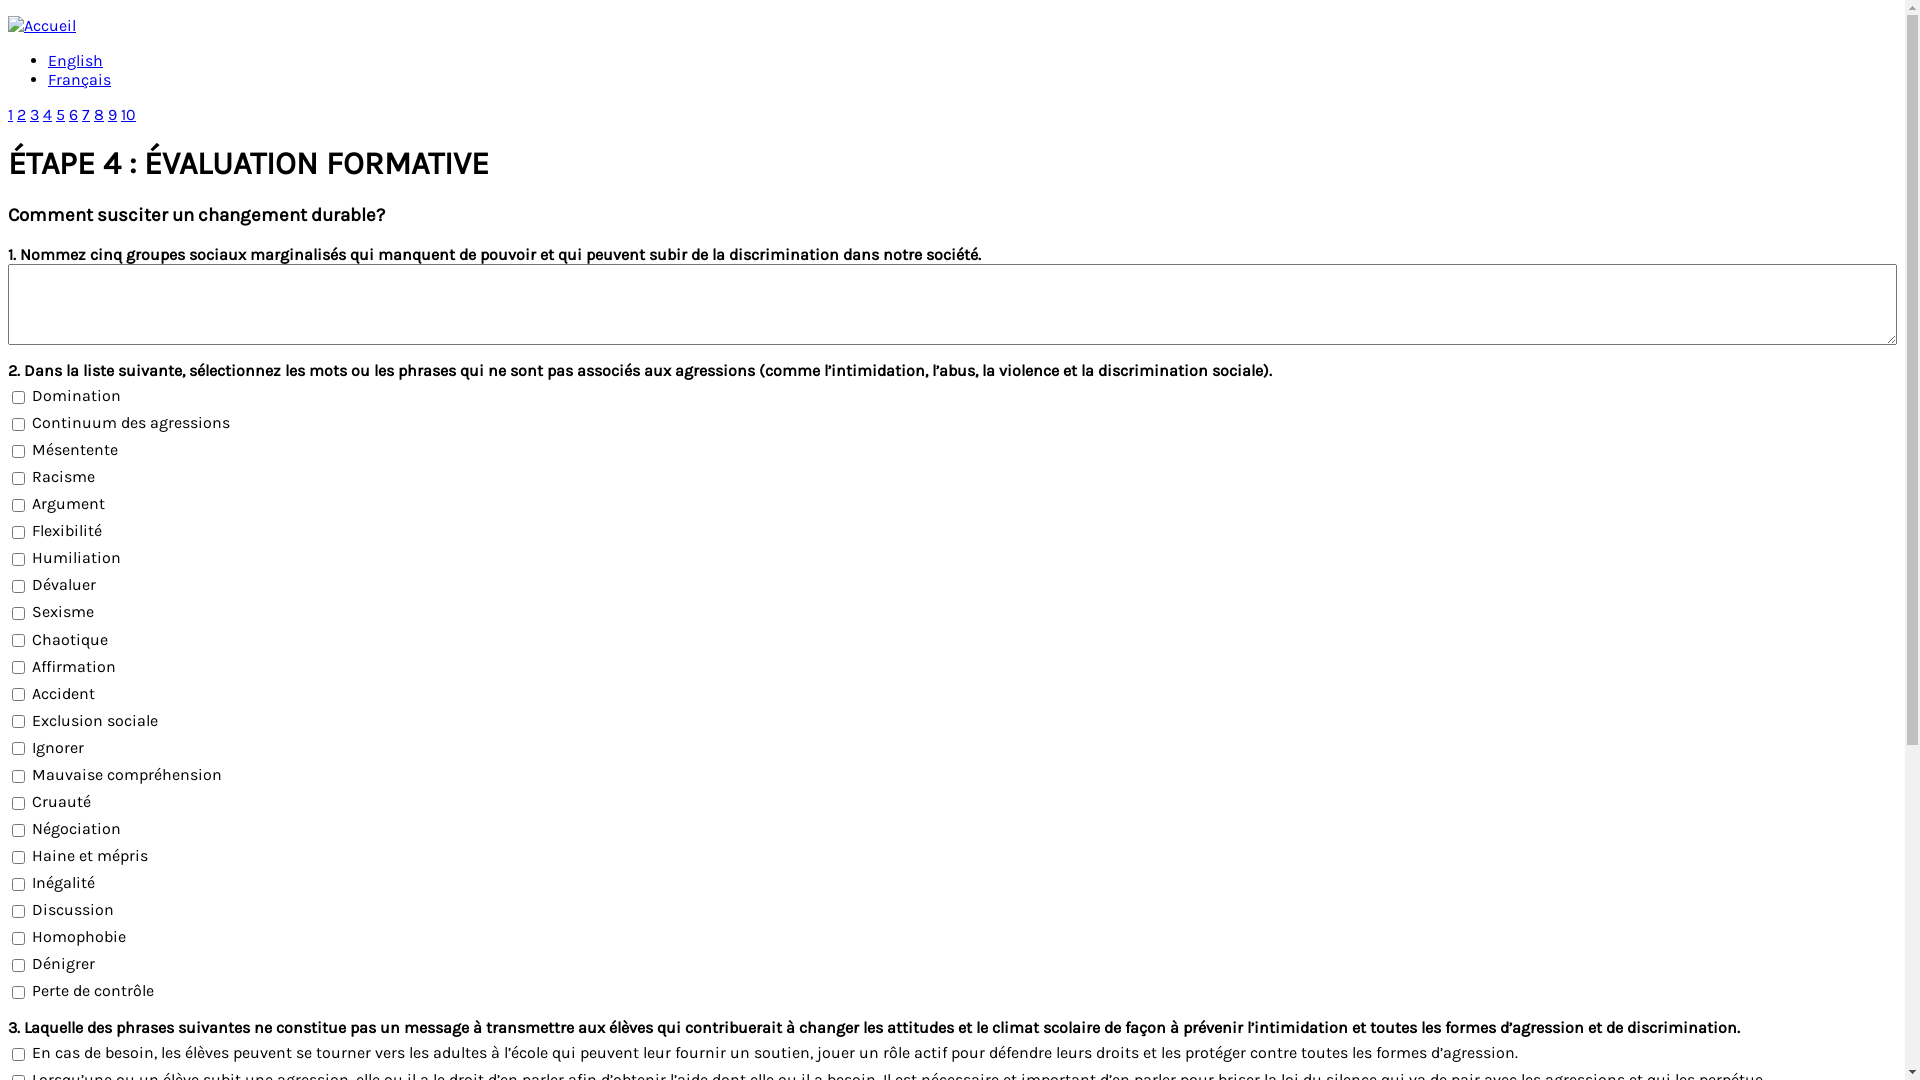 This screenshot has width=1920, height=1080. Describe the element at coordinates (111, 114) in the screenshot. I see `'9'` at that location.